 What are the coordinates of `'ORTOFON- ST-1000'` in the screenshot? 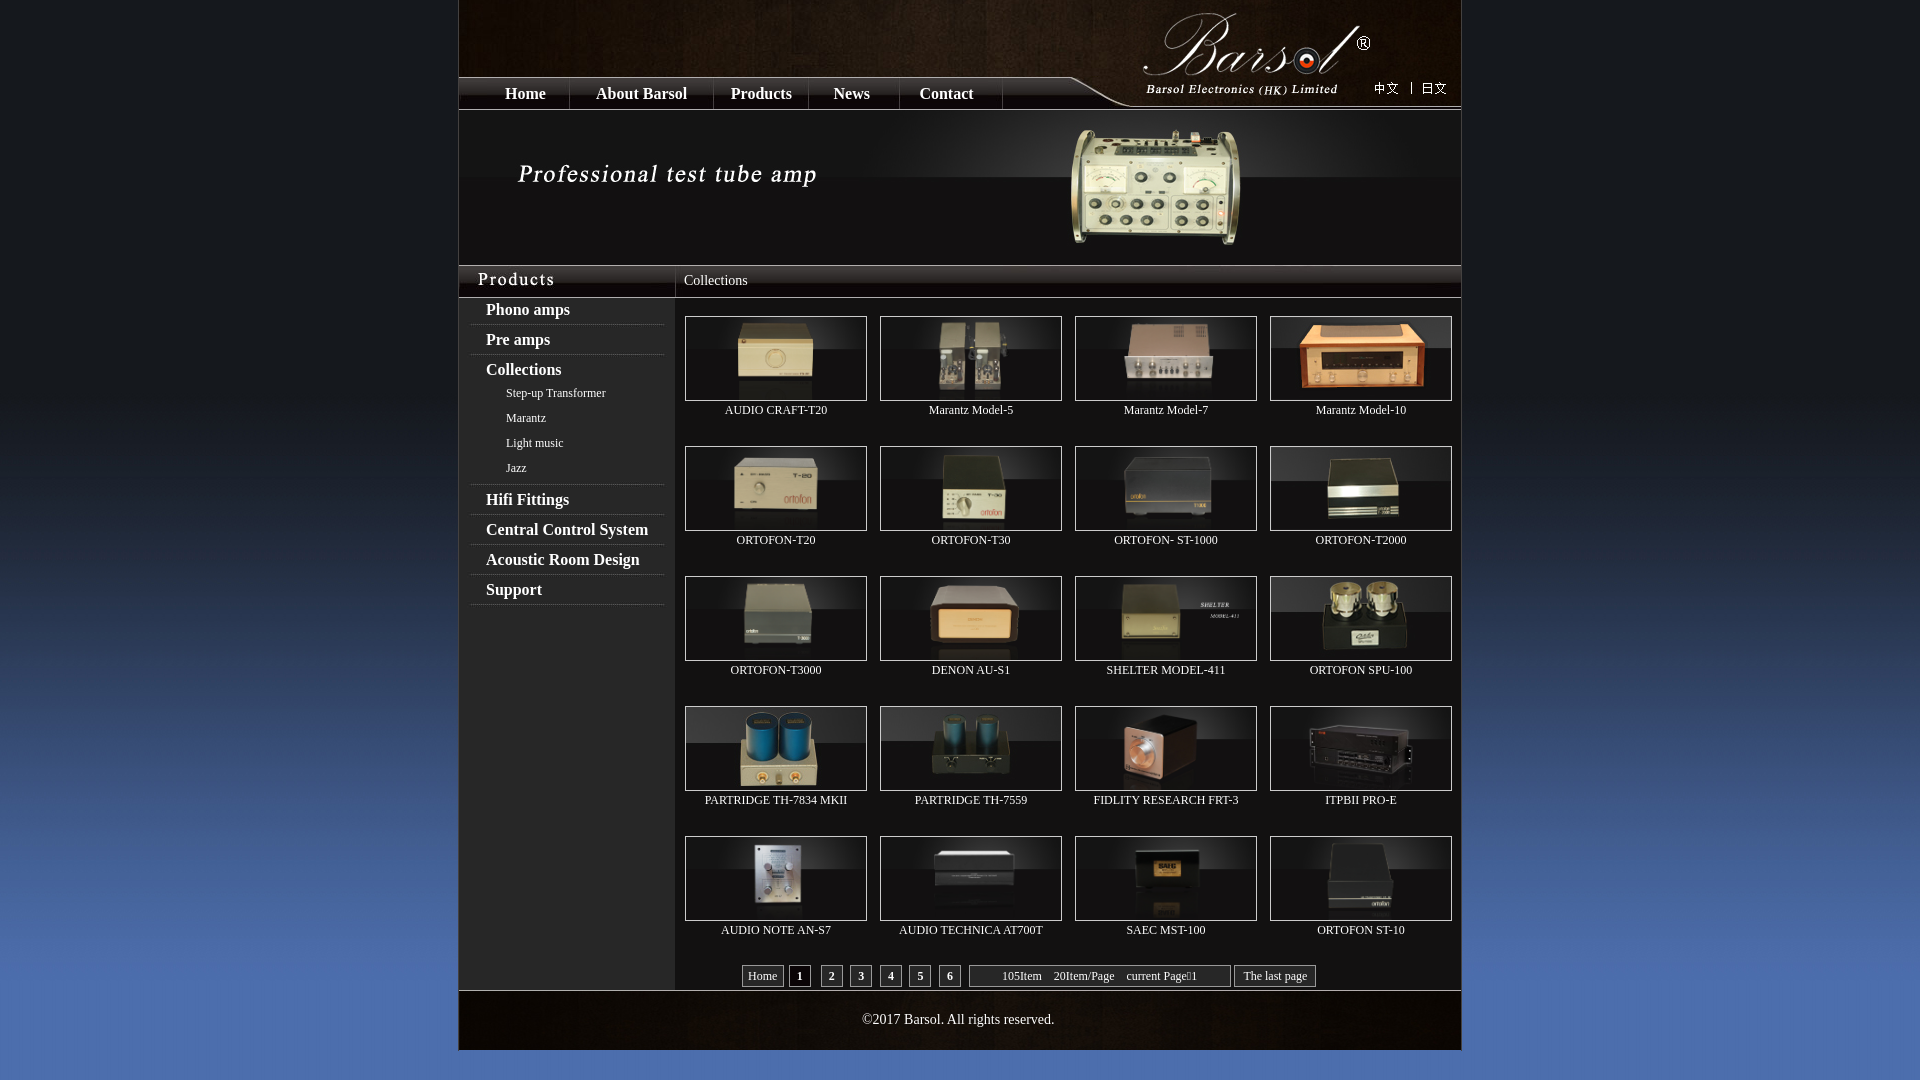 It's located at (1112, 540).